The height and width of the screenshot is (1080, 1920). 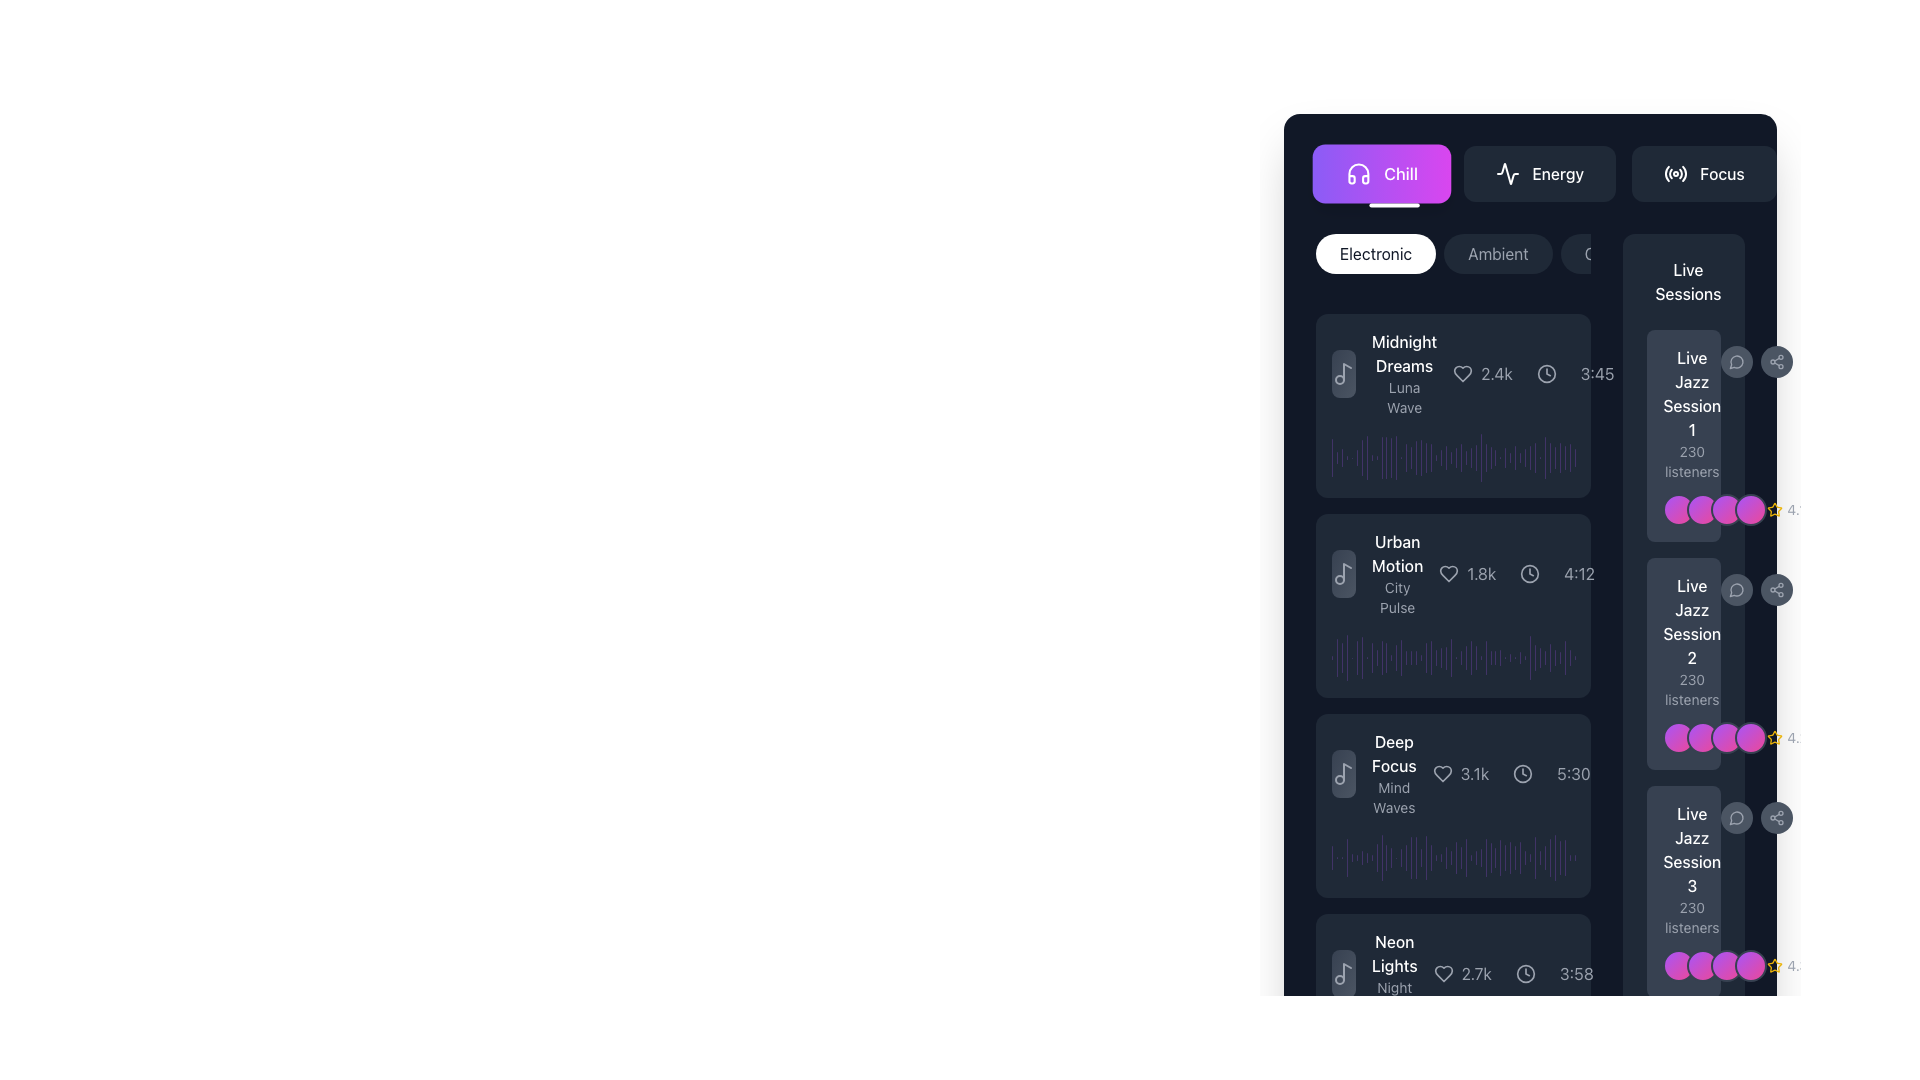 I want to click on the Text Label that serves as a heading for the live sessions section, which is located towards the right side of the interface above the list of items labeled 'Live Jazz Session 1', 'Live Jazz Session 2', and 'Live Jazz Session 3', so click(x=1683, y=281).